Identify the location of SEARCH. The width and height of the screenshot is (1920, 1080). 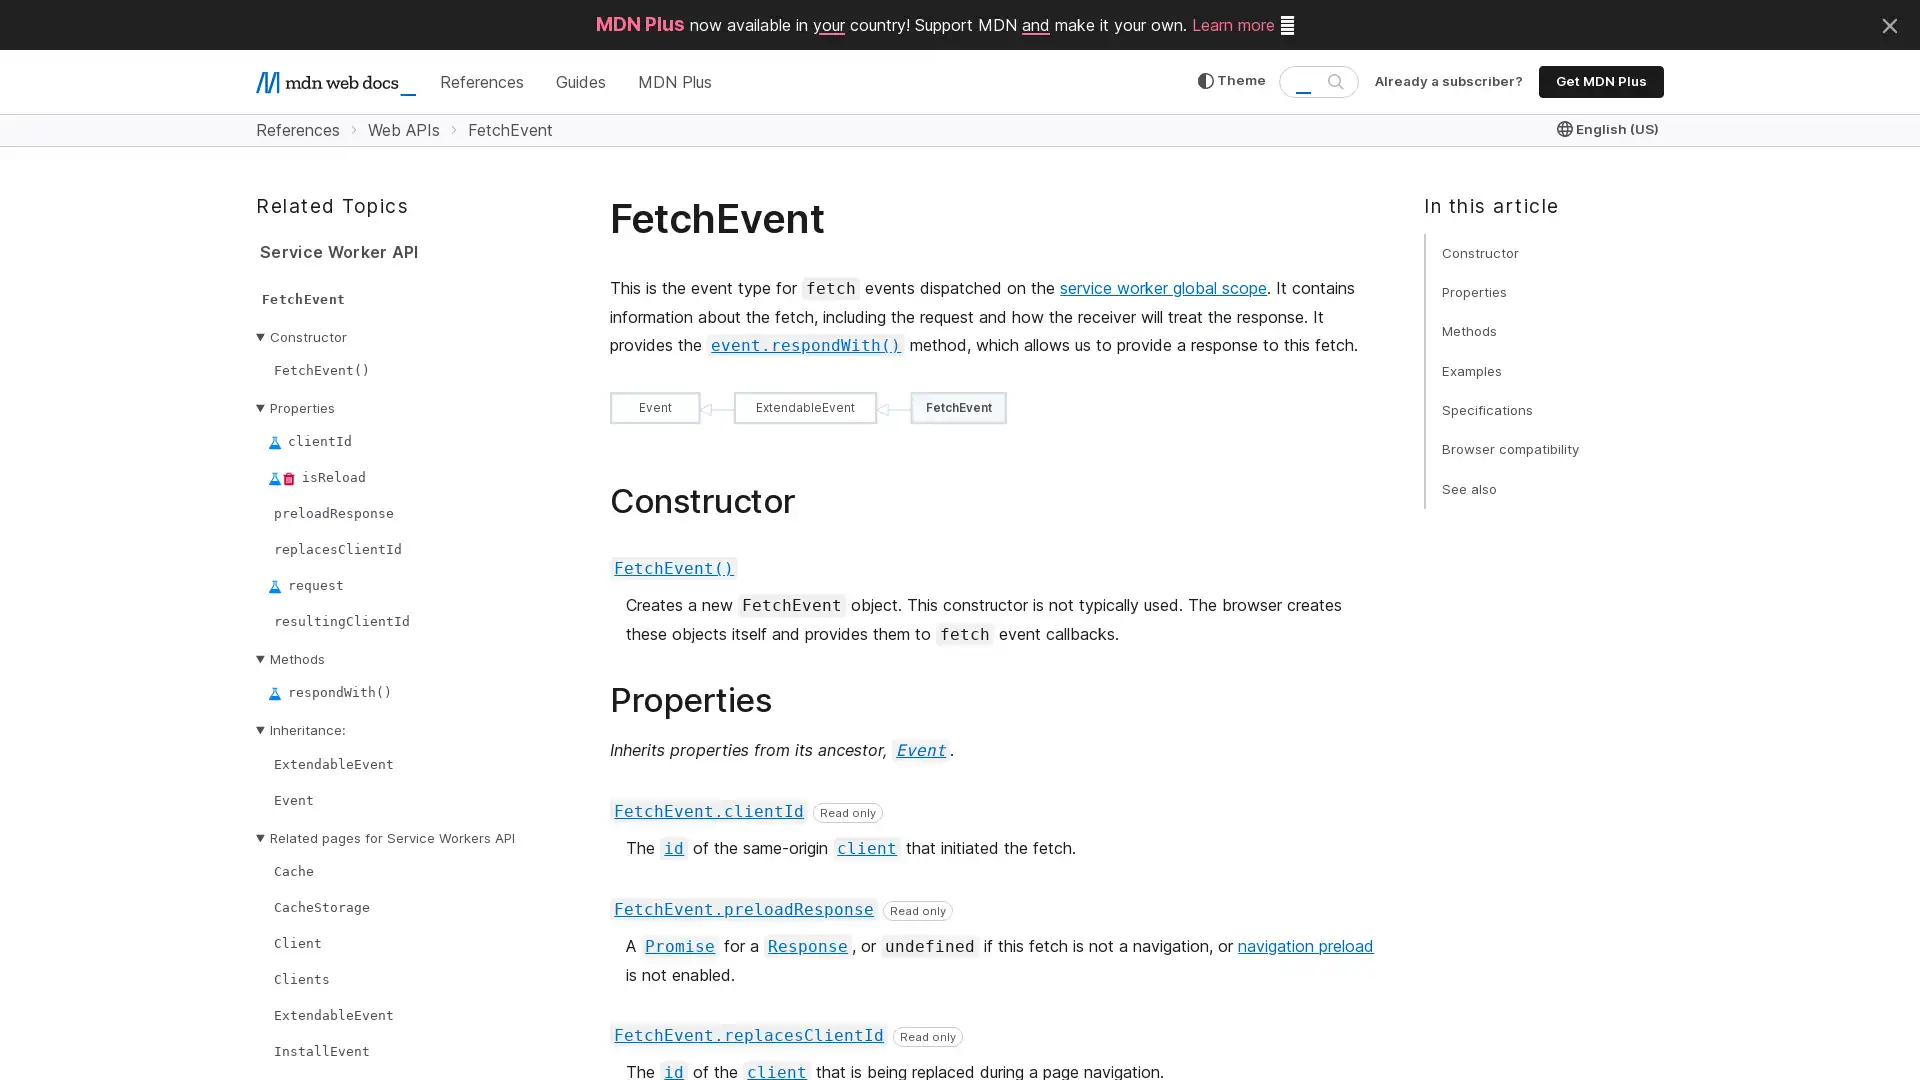
(1334, 80).